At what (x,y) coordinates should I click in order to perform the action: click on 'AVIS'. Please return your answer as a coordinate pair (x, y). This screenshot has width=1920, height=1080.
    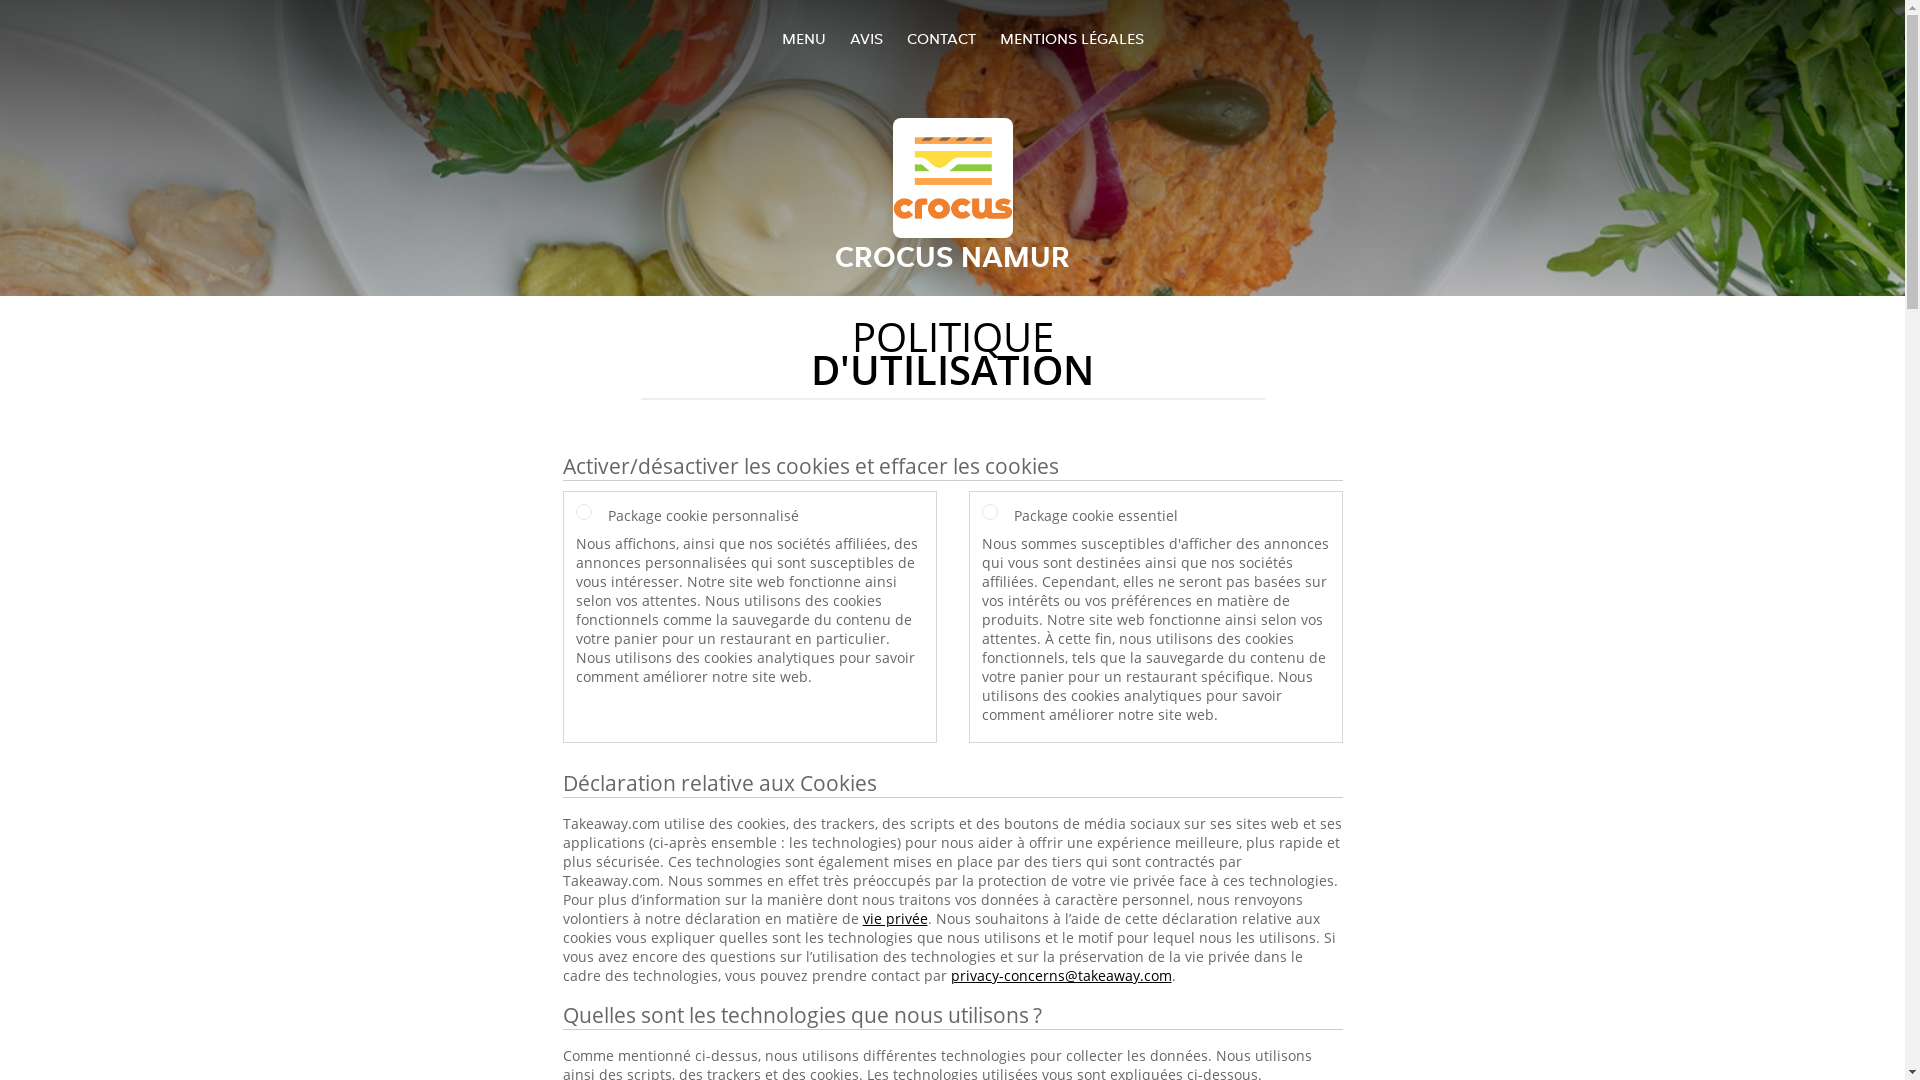
    Looking at the image, I should click on (866, 38).